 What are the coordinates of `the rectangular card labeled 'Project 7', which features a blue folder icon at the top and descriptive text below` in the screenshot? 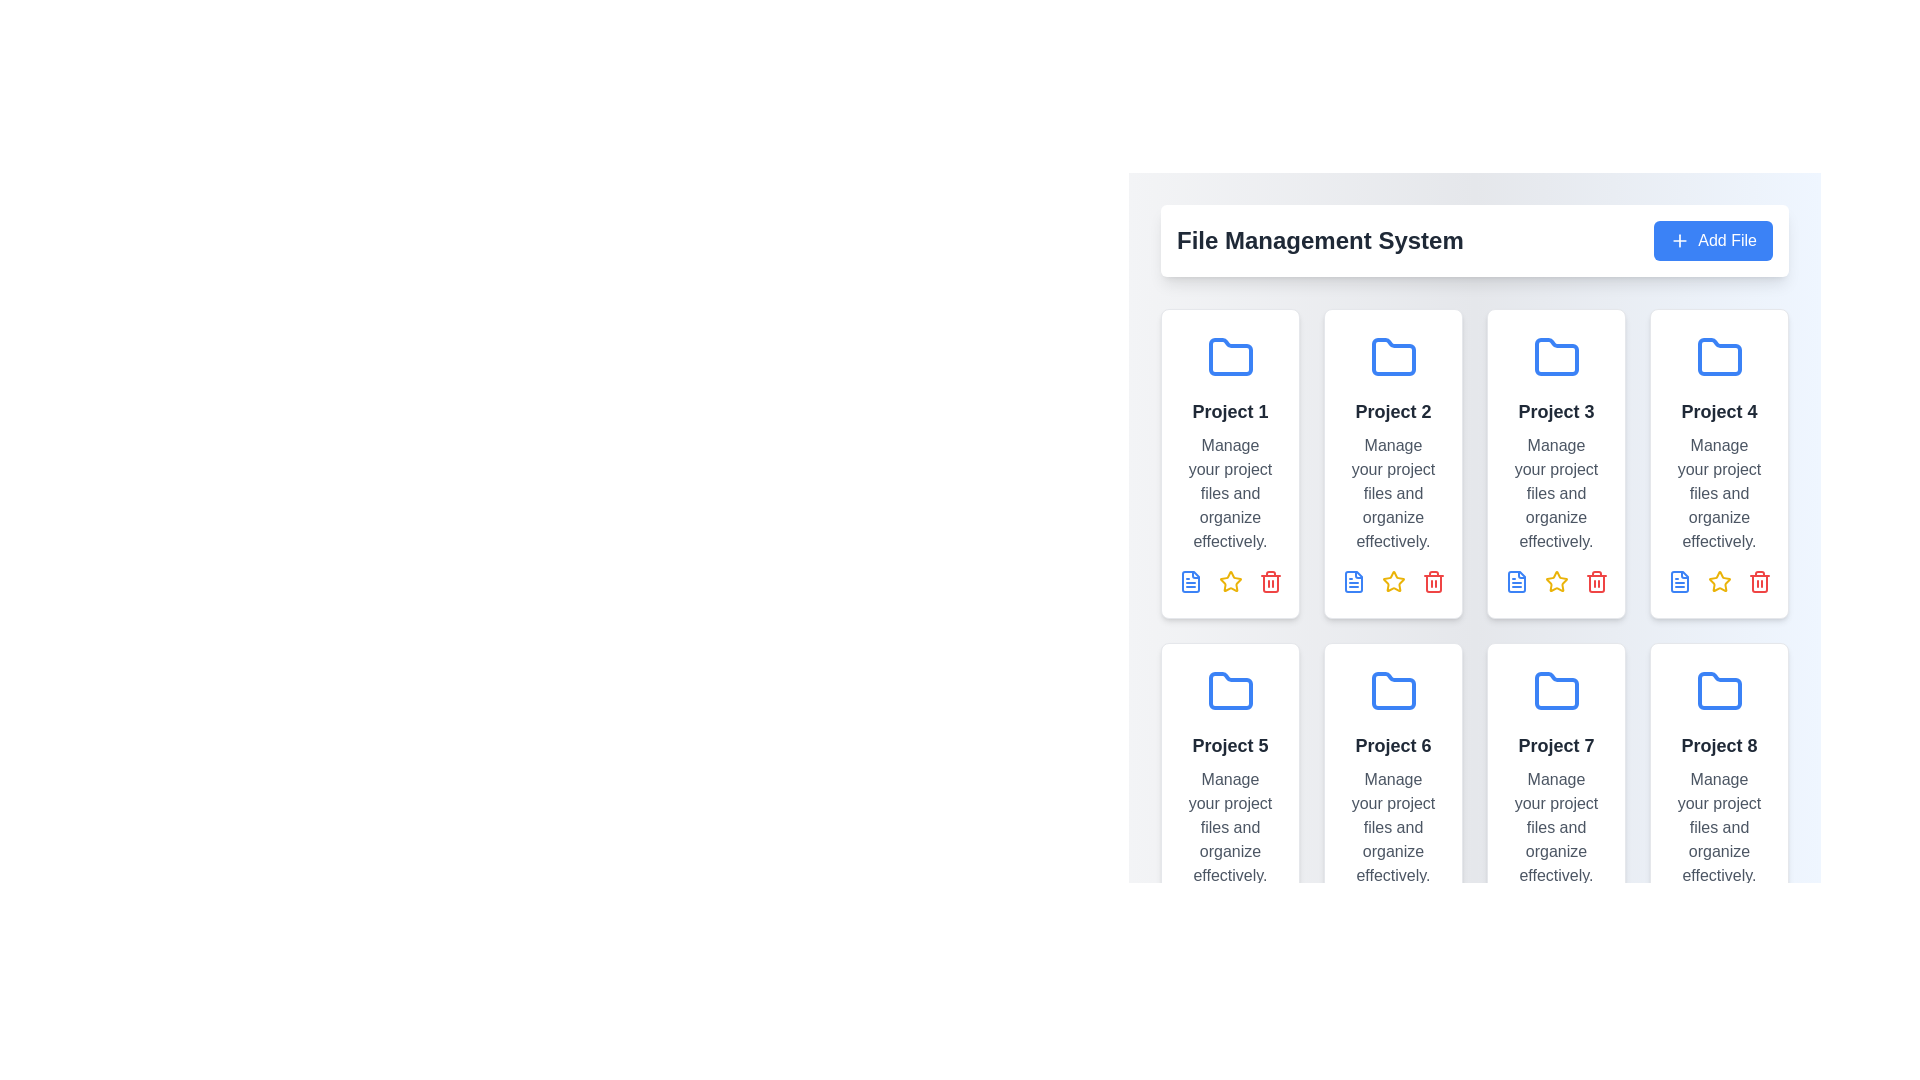 It's located at (1555, 797).